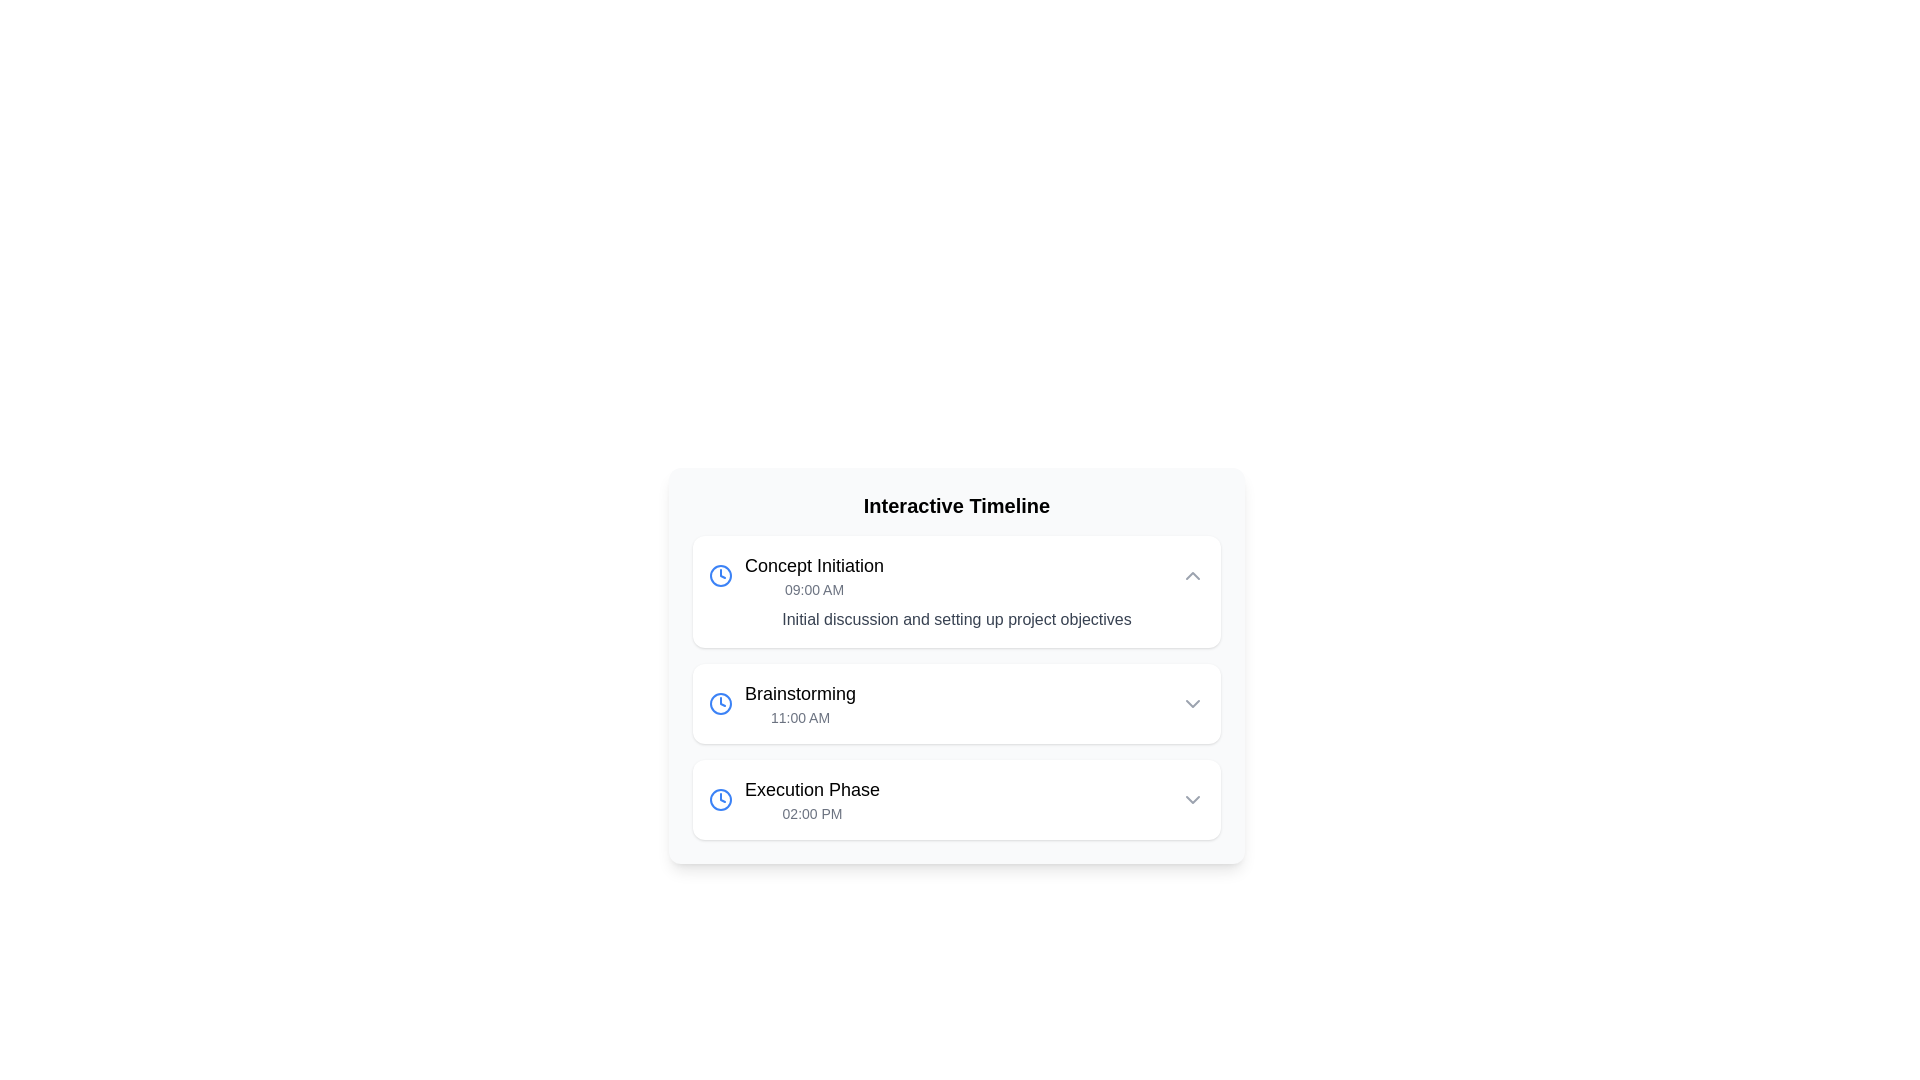 This screenshot has width=1920, height=1080. Describe the element at coordinates (793, 798) in the screenshot. I see `timestamp of the timeline entry labeled 'Execution Phase' scheduled at '02:00 PM', which is the third row item in the timeline list` at that location.